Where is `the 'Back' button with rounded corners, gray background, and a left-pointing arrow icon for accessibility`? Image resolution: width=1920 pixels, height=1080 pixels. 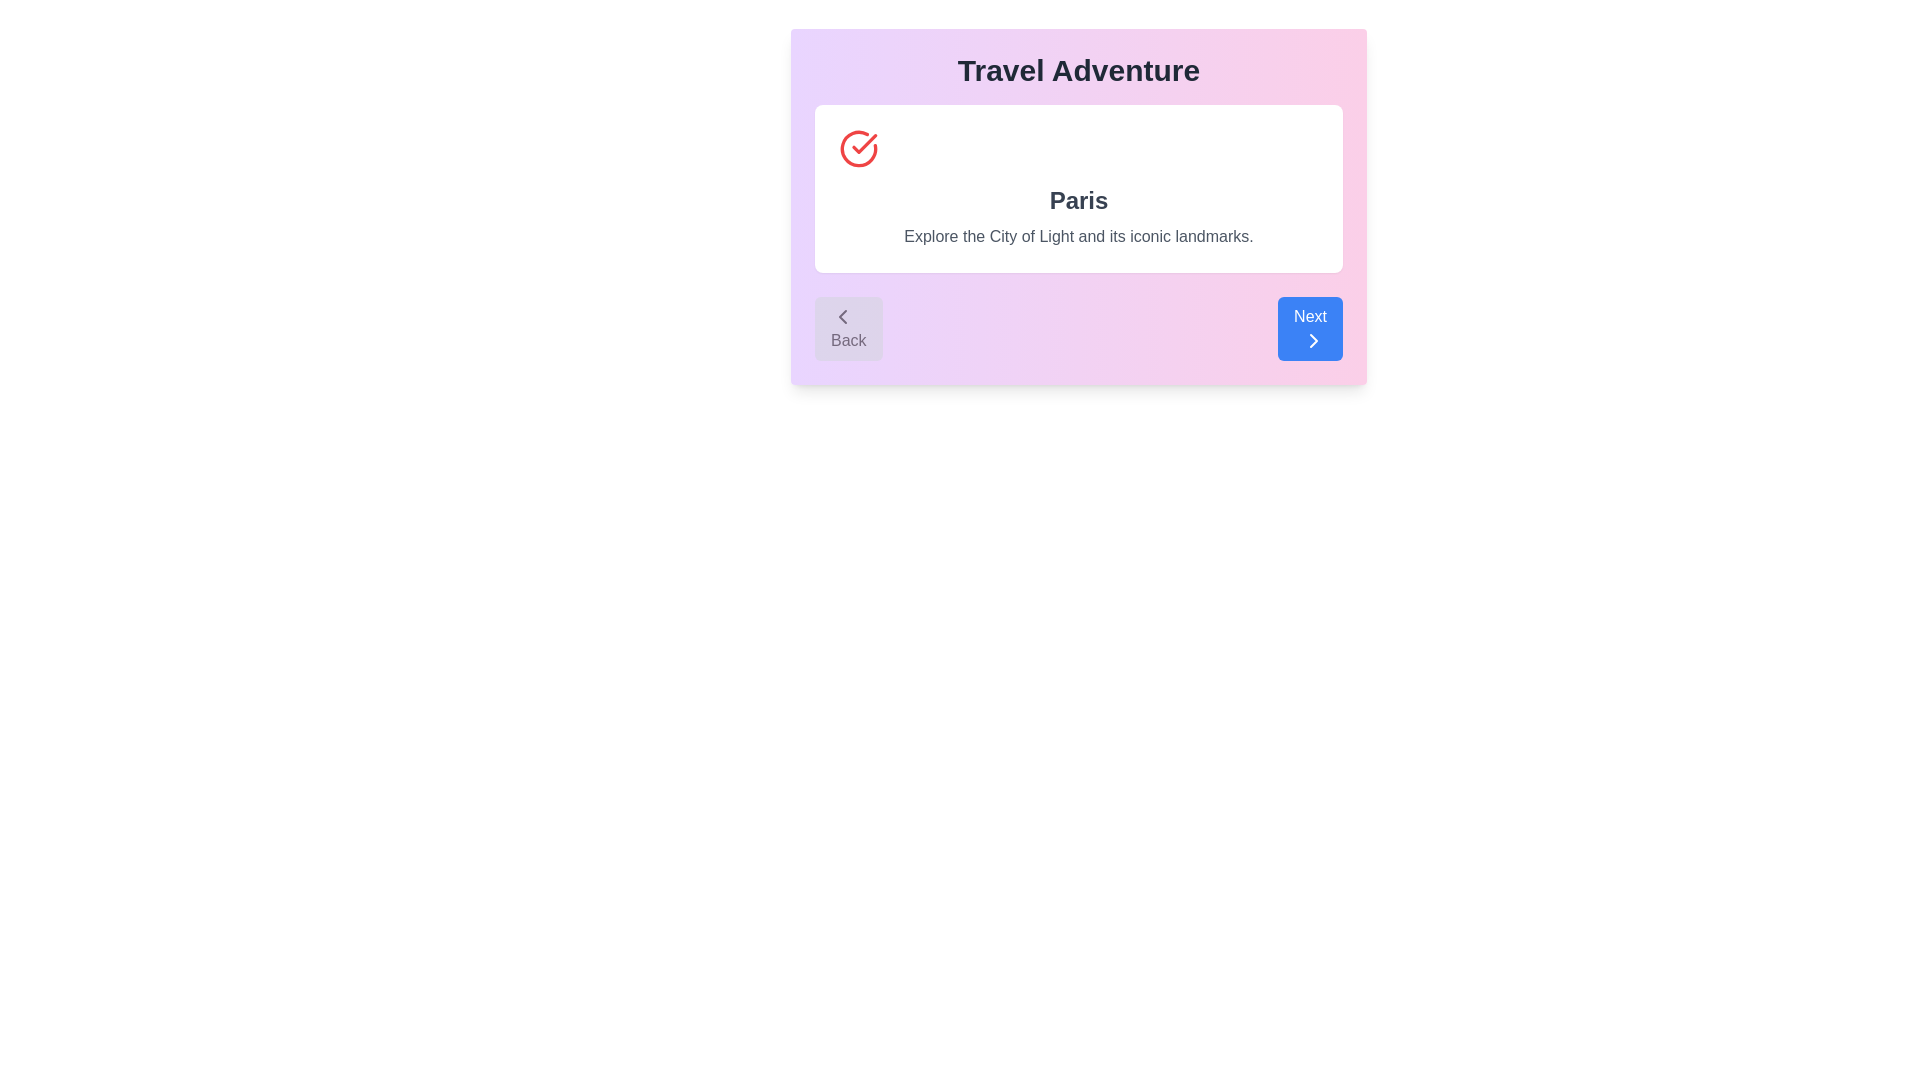
the 'Back' button with rounded corners, gray background, and a left-pointing arrow icon for accessibility is located at coordinates (848, 327).